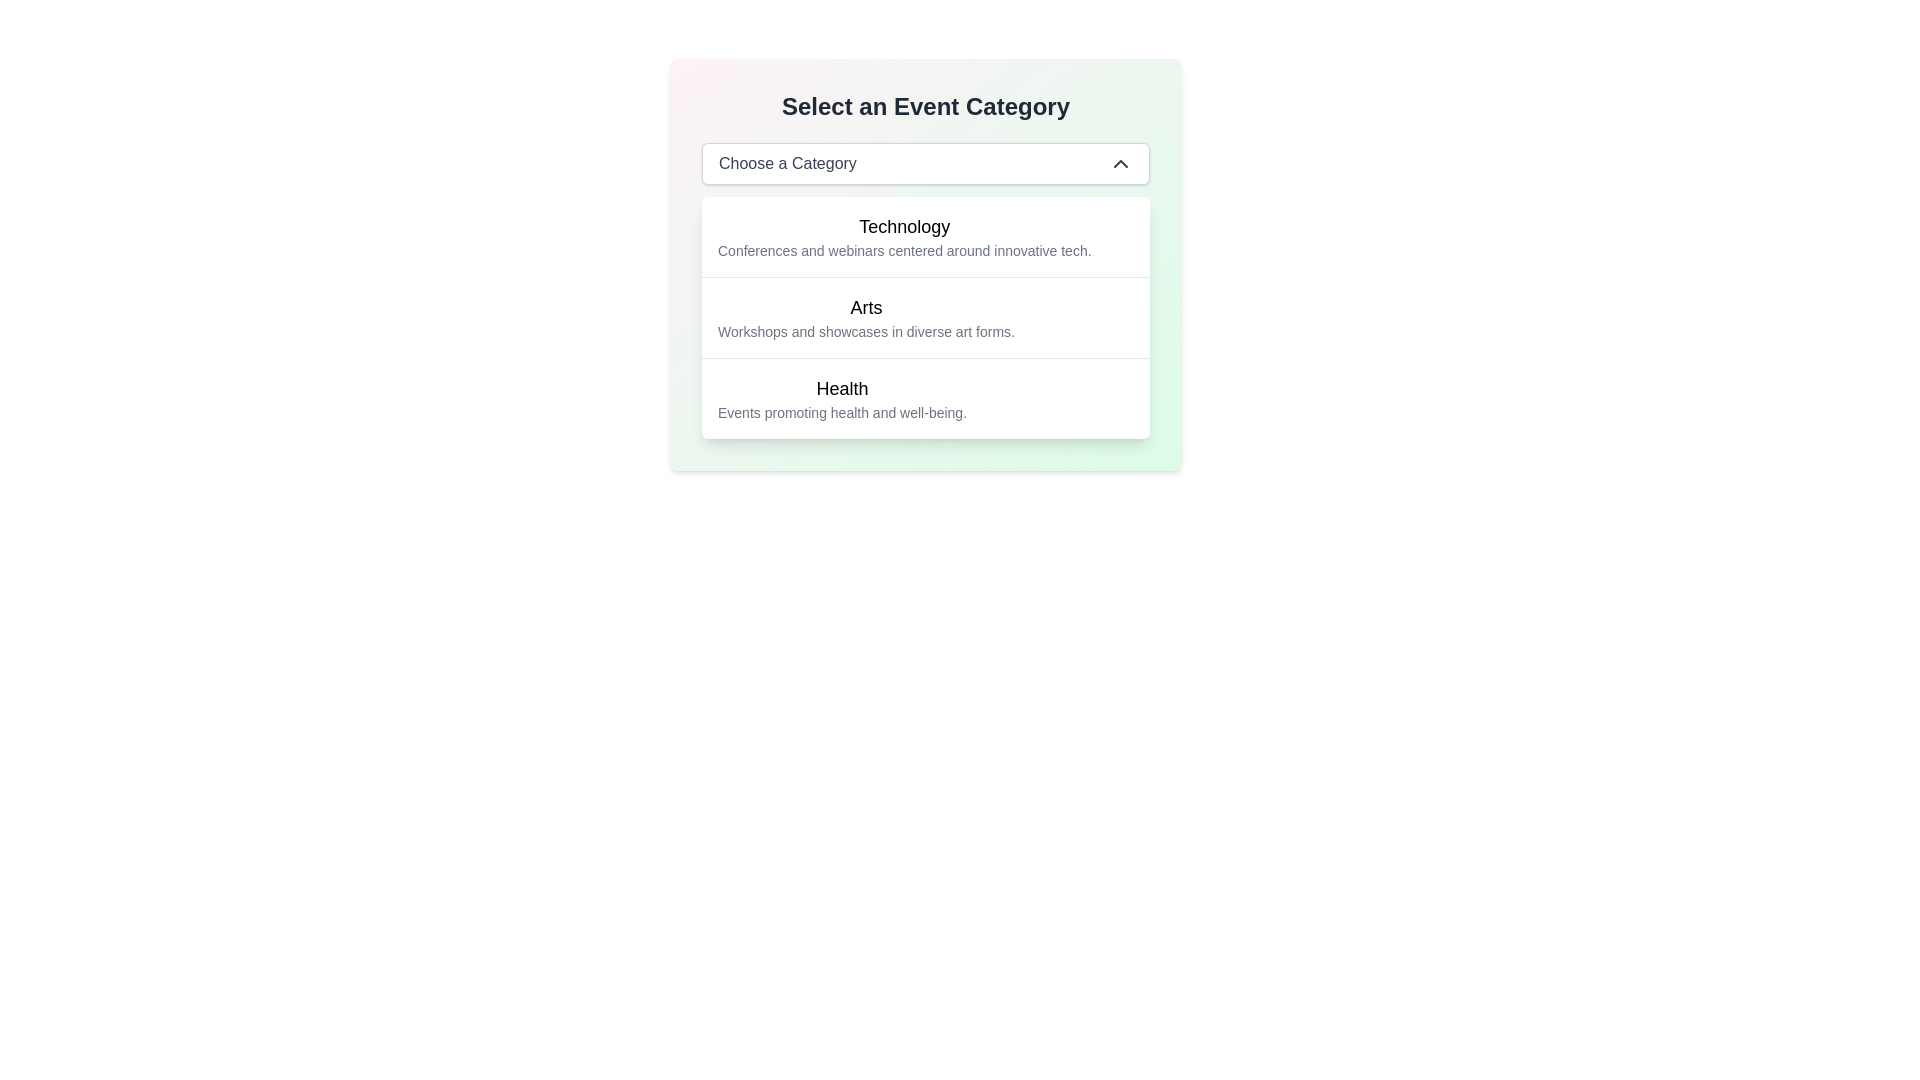 Image resolution: width=1920 pixels, height=1080 pixels. Describe the element at coordinates (925, 264) in the screenshot. I see `the first list item labeled 'Technology'` at that location.